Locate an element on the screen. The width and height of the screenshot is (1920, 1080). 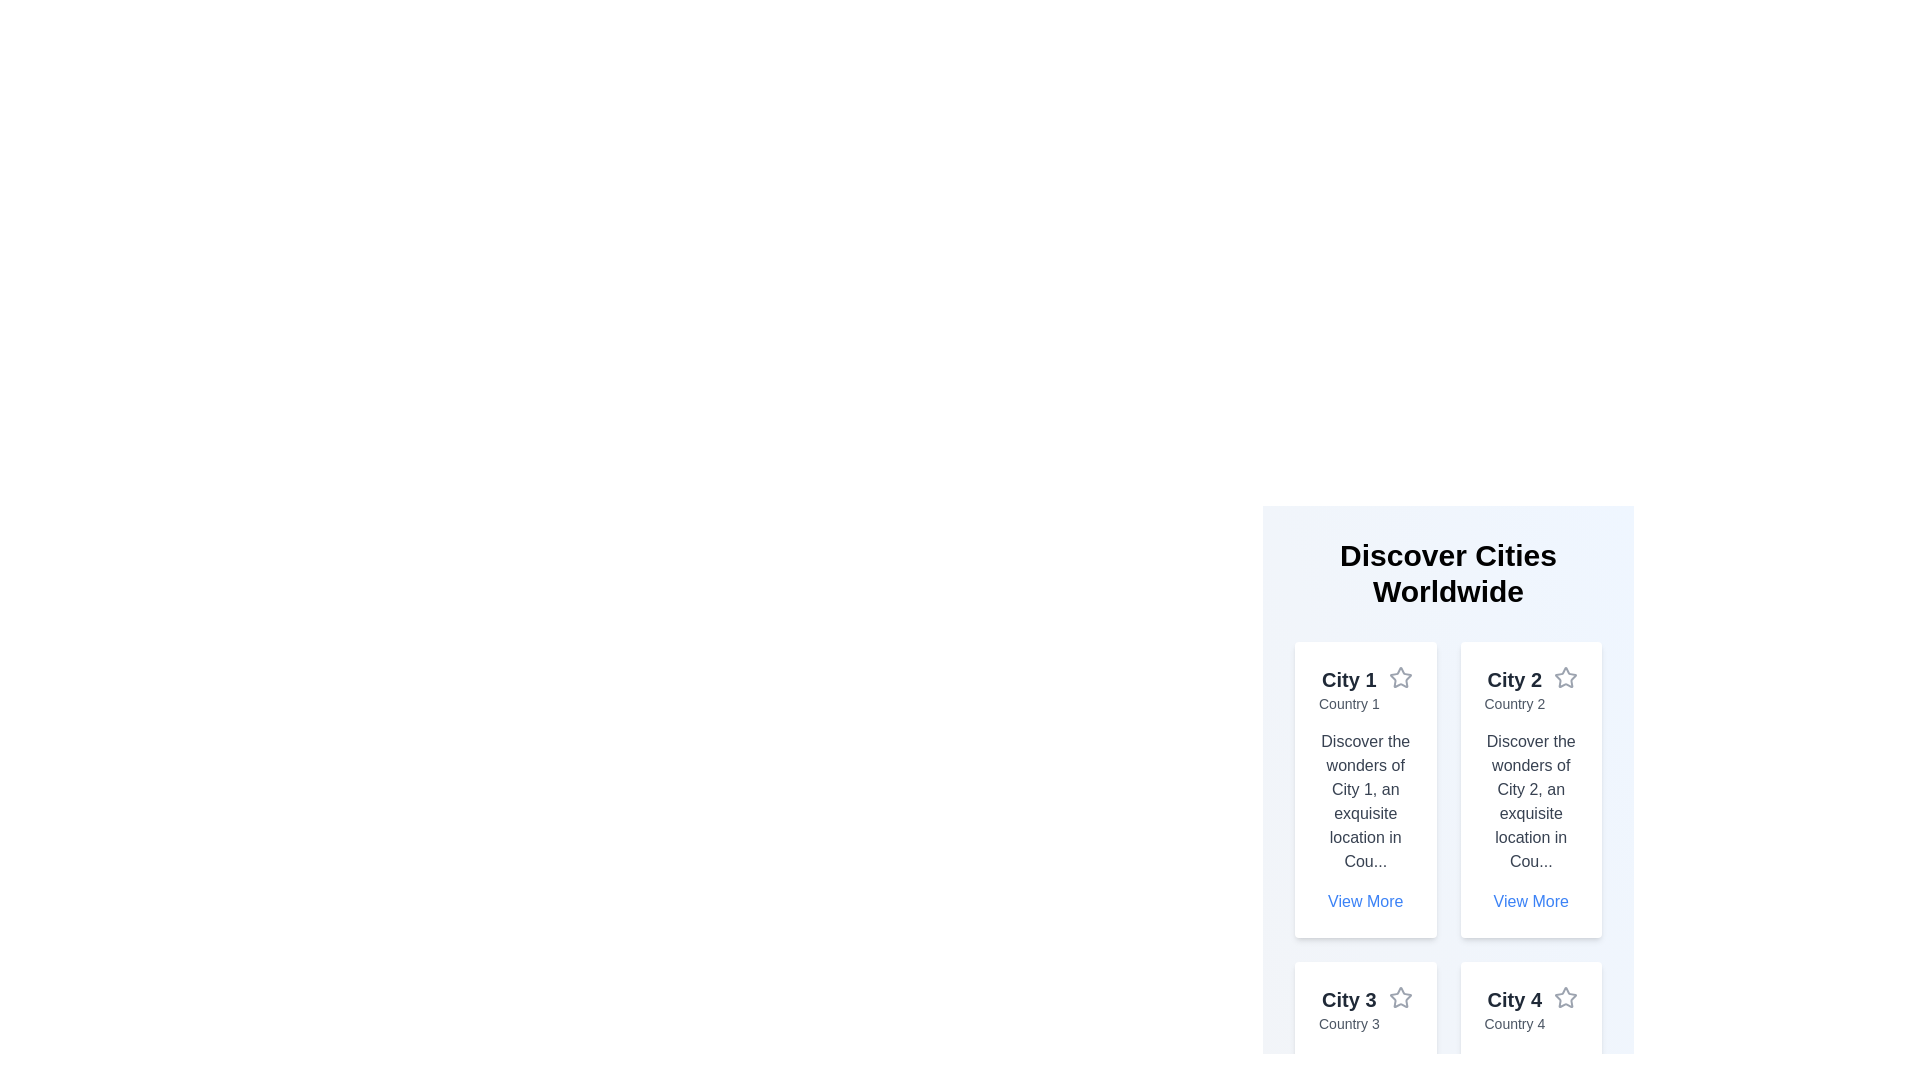
the Text label that serves as the title for the 'City 1 Country 1' card, located near the center of the card in the upper left corner of the grid layout is located at coordinates (1349, 678).